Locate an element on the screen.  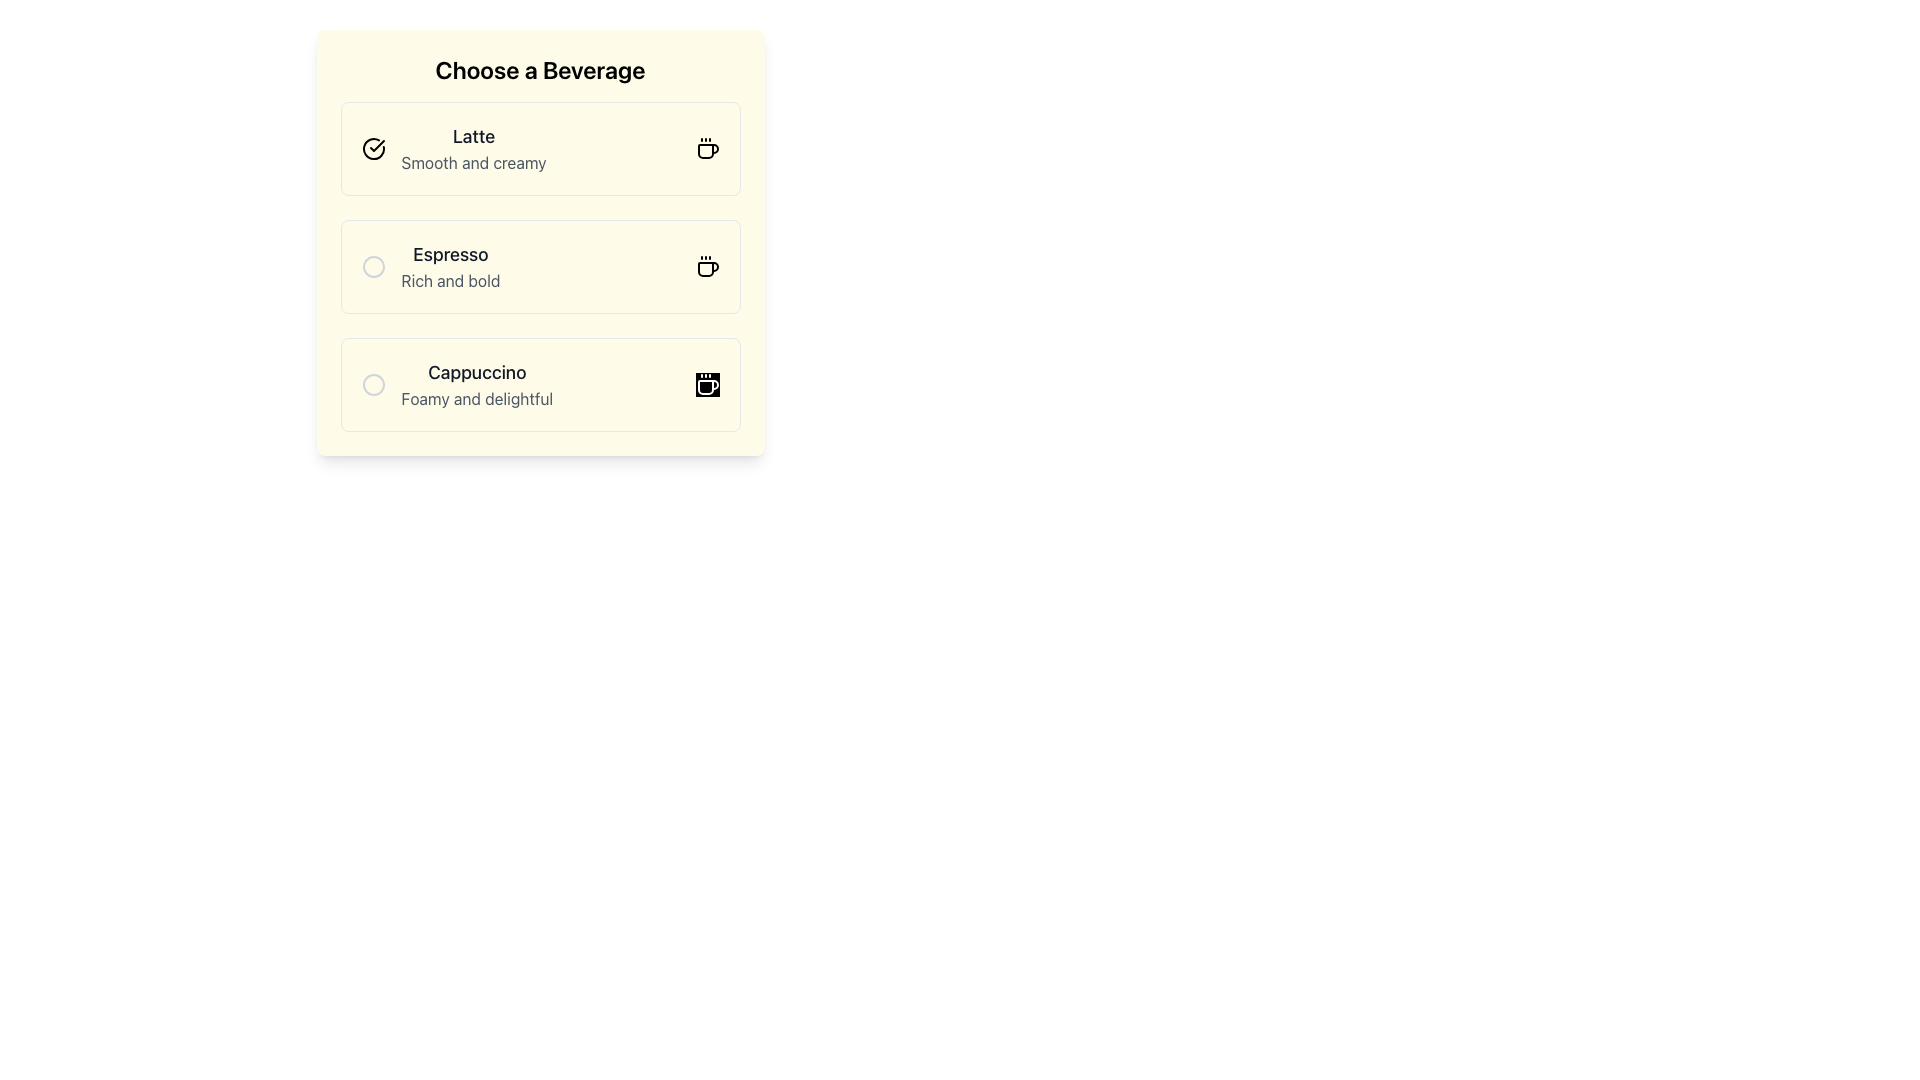
the subtitle text that provides additional details about the 'Cappuccino' option in the beverage selection interface, located directly beneath the 'Cappuccino' label is located at coordinates (476, 398).